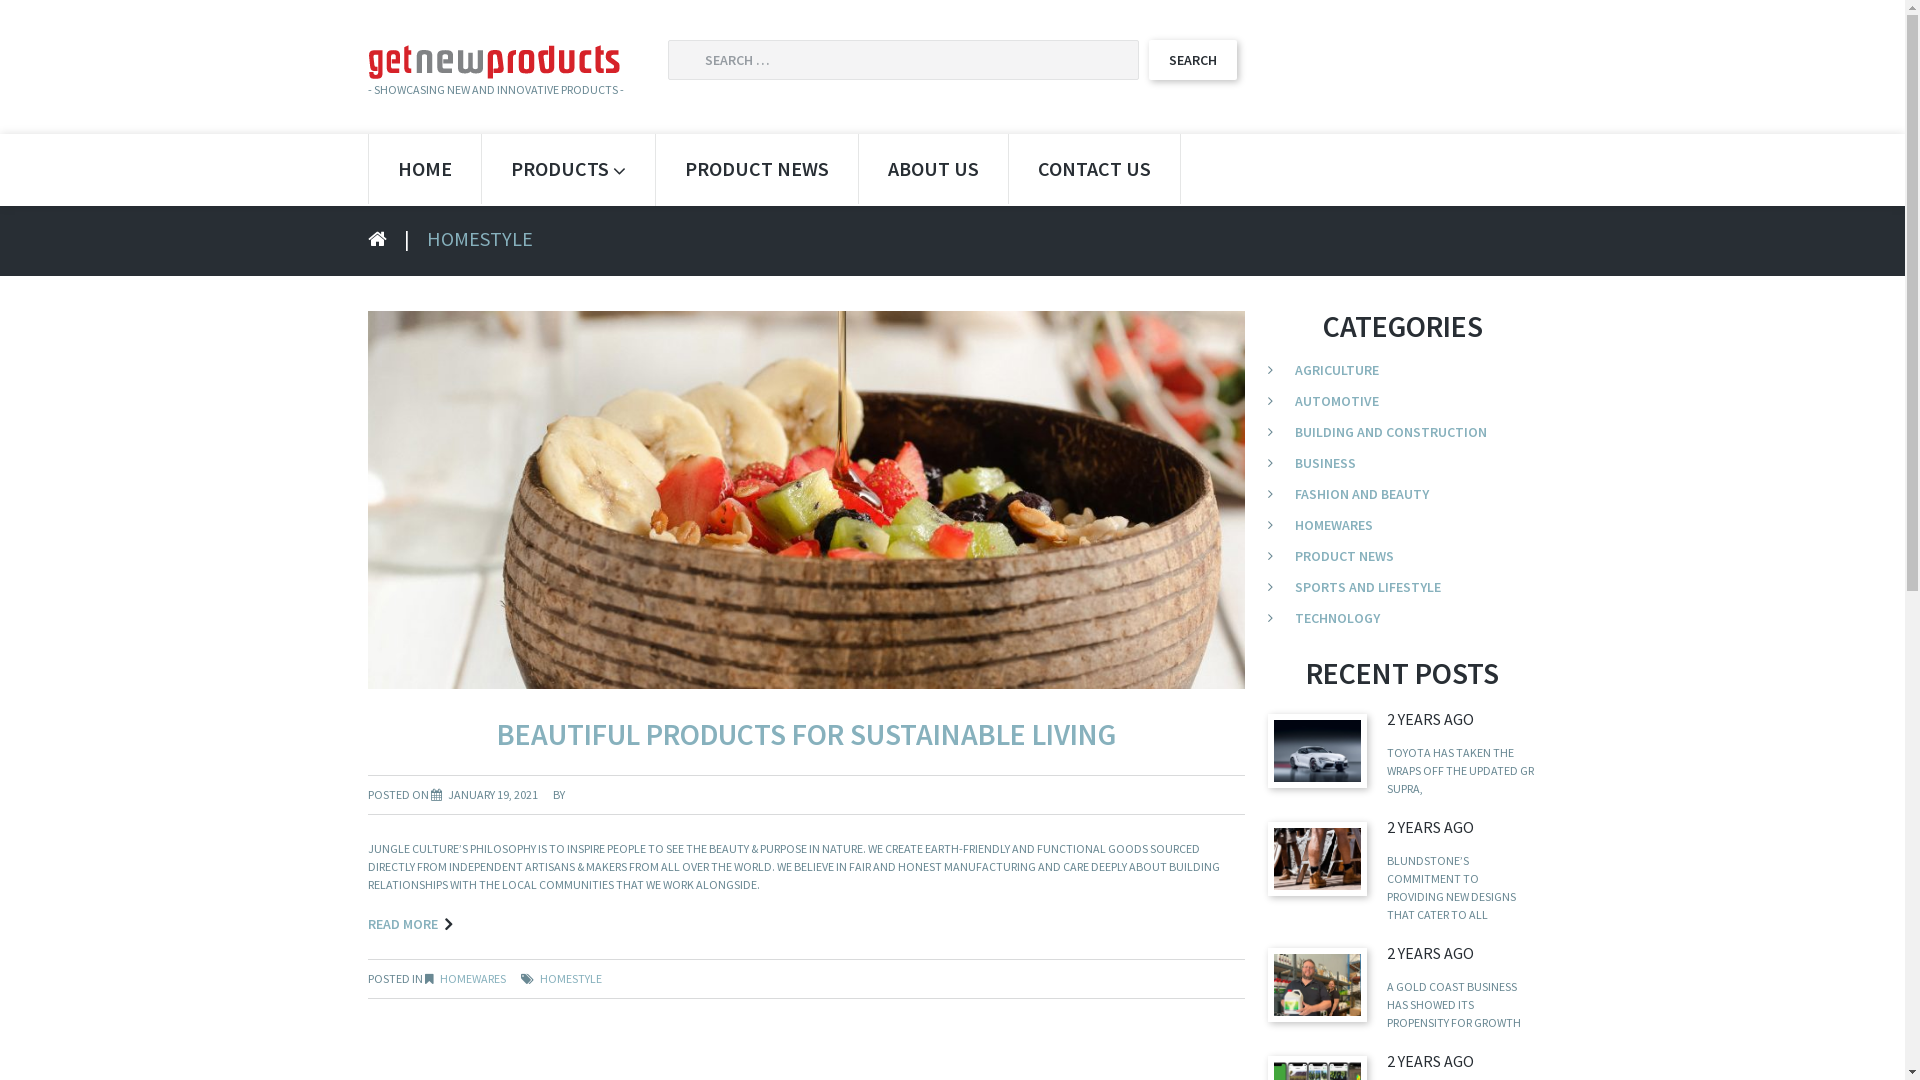  I want to click on 'BUILDING AND CONSTRUCTION', so click(1390, 431).